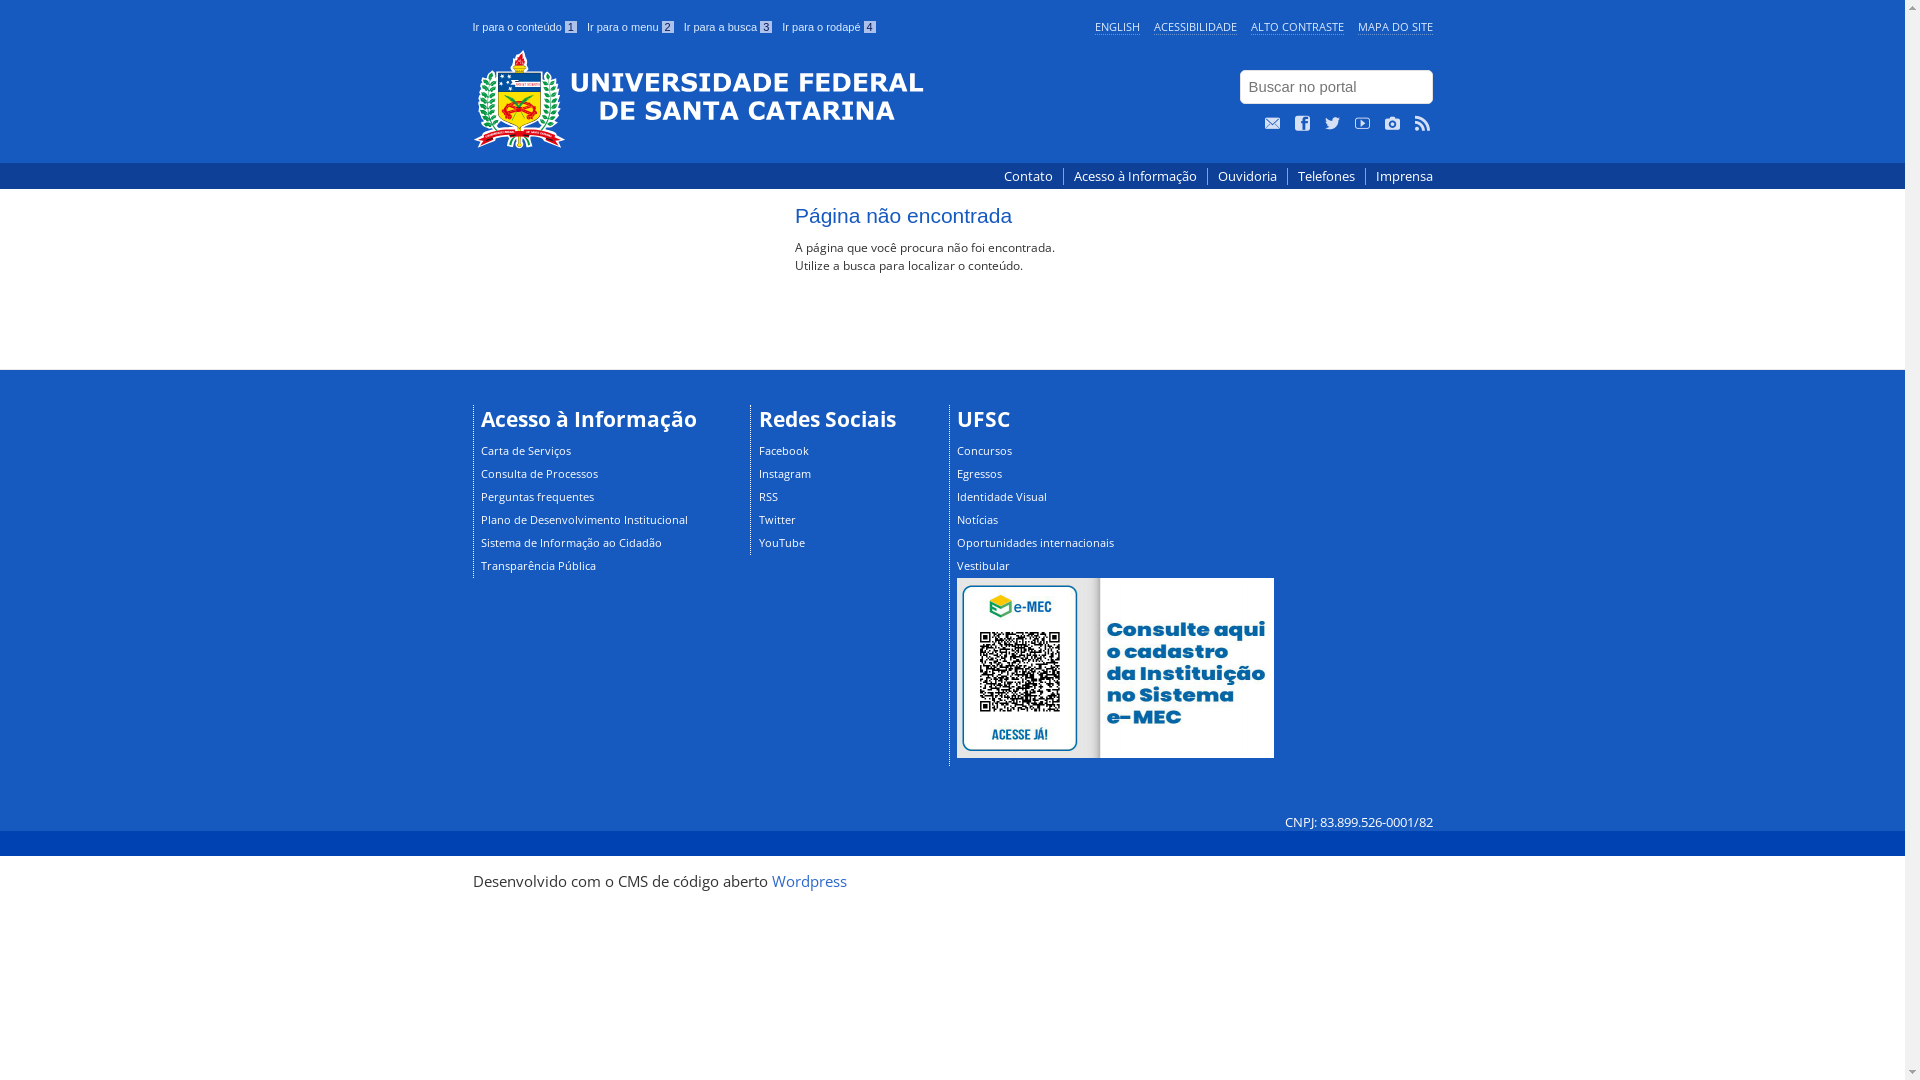  I want to click on 'Instagram', so click(784, 473).